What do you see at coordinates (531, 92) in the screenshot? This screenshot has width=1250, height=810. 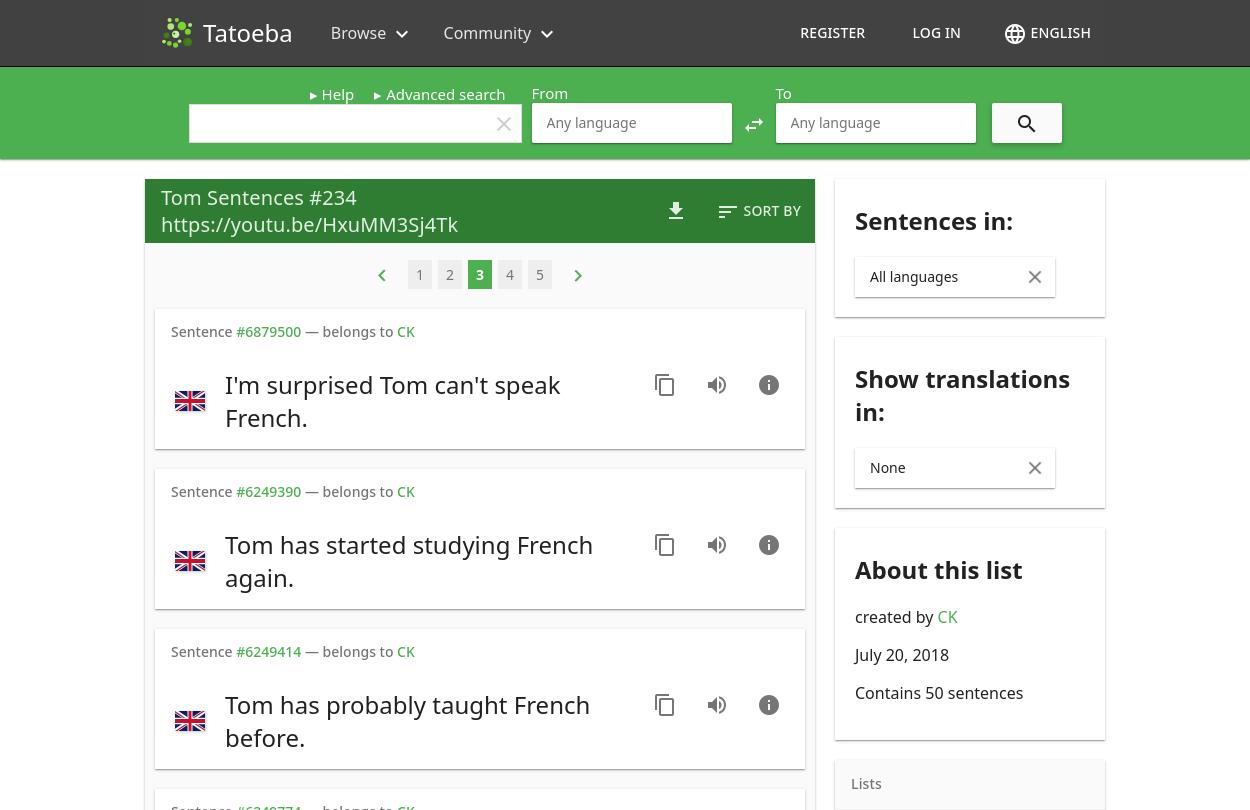 I see `'From'` at bounding box center [531, 92].